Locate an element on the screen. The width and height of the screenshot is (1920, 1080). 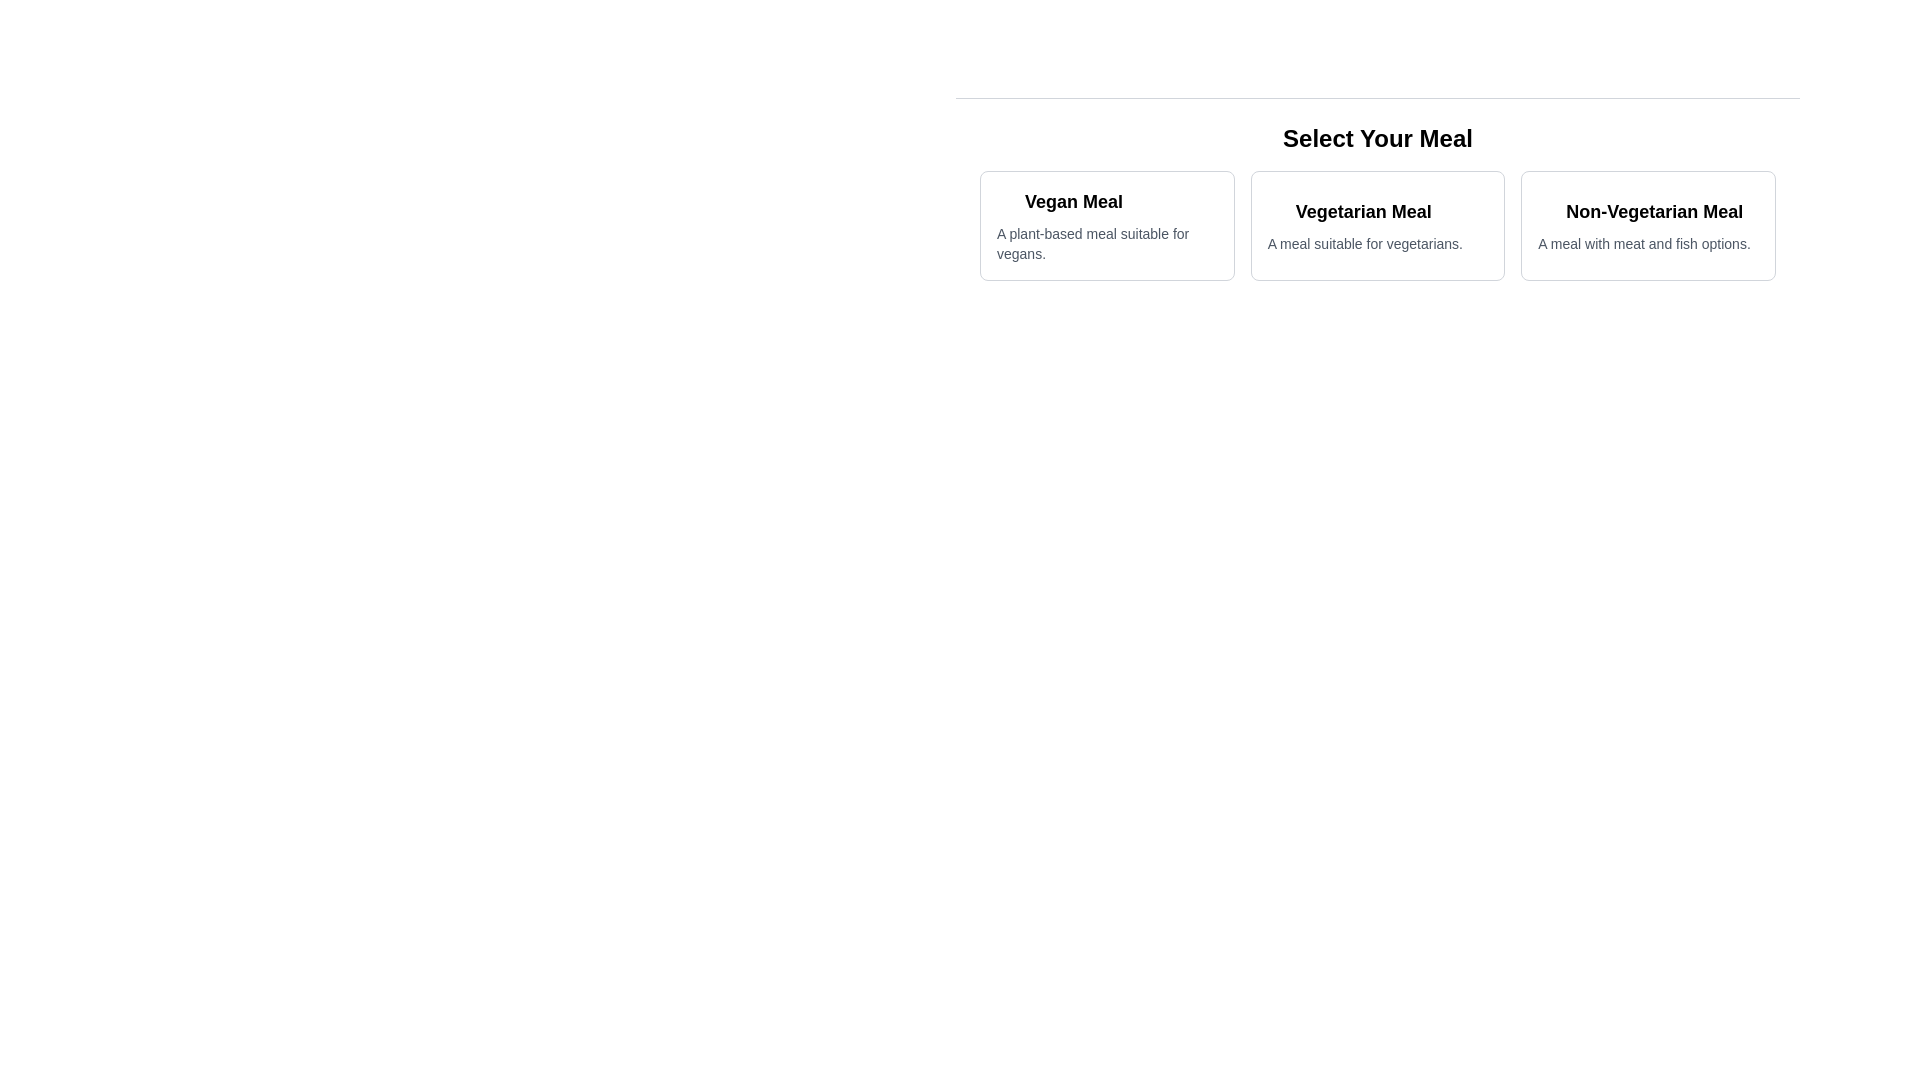
the middle selectable button labeled 'Vegetarian Meal' is located at coordinates (1376, 200).